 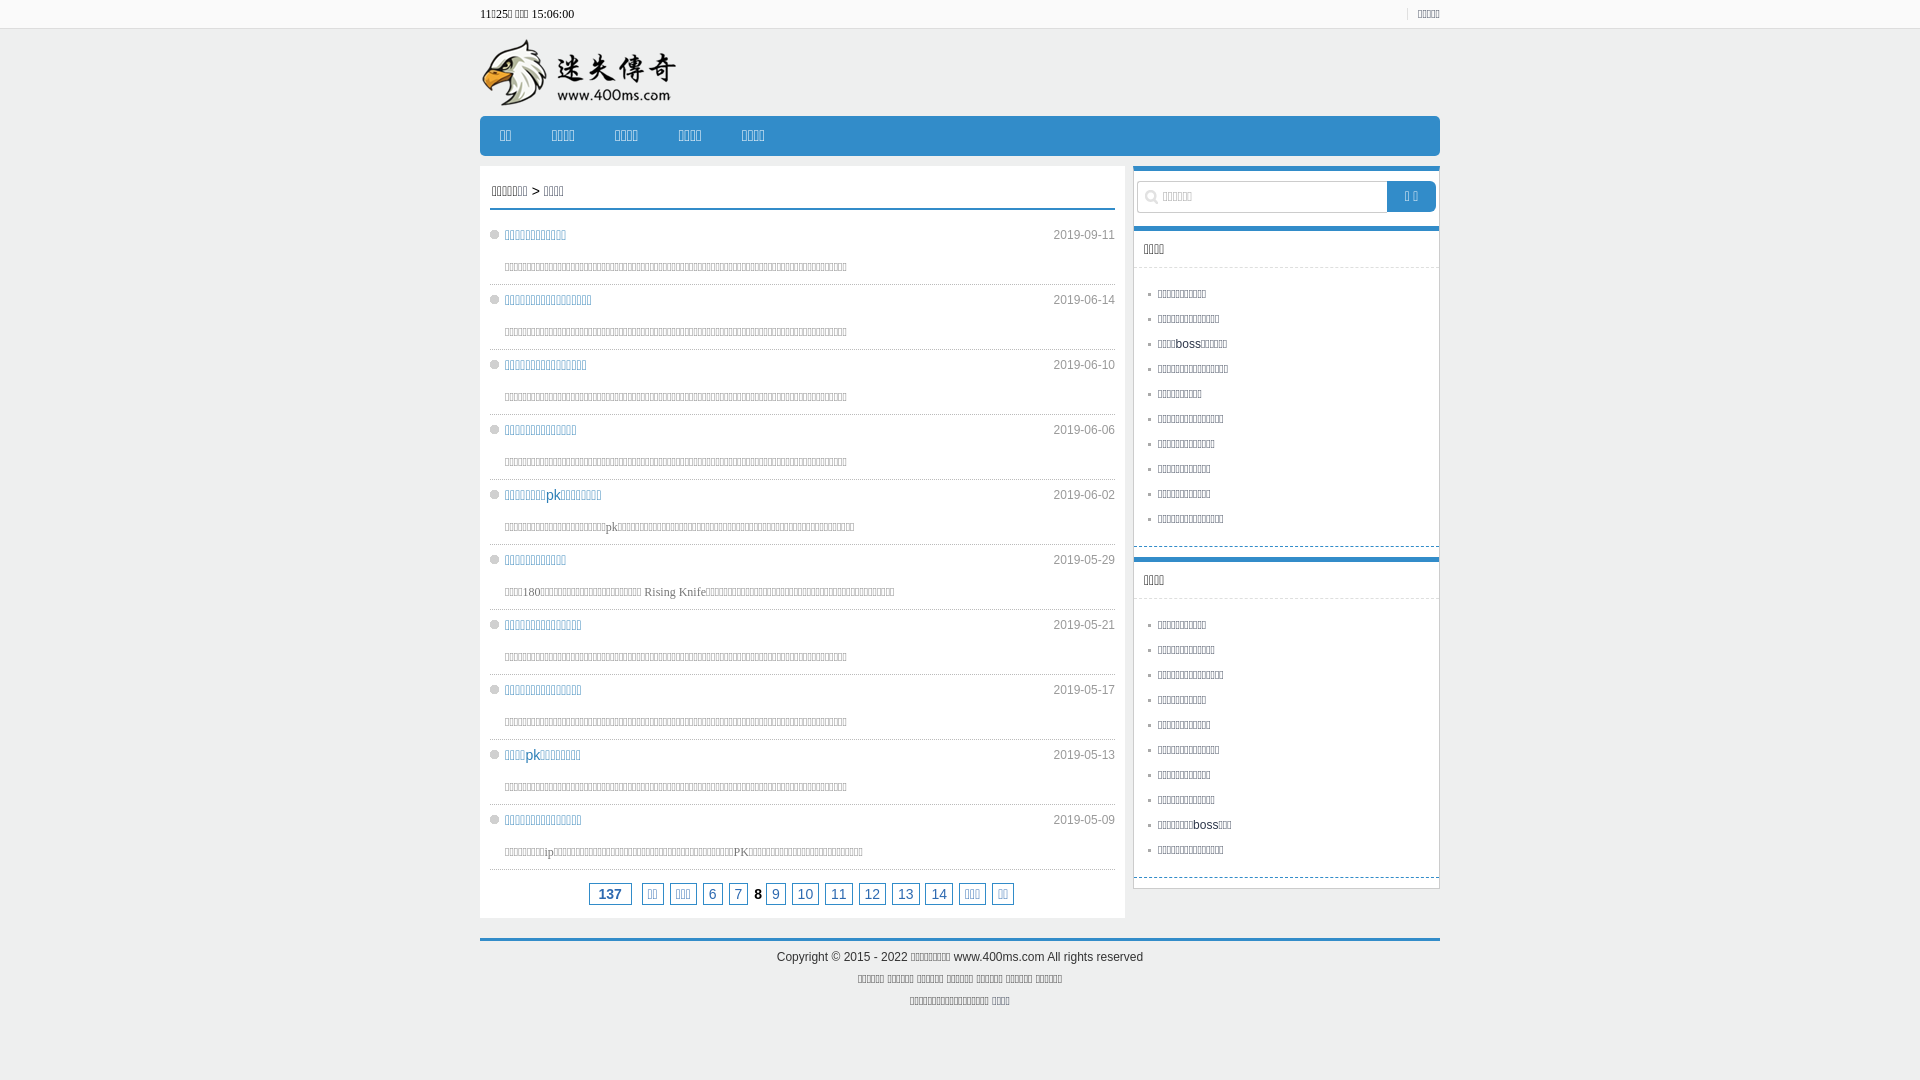 I want to click on '13', so click(x=891, y=893).